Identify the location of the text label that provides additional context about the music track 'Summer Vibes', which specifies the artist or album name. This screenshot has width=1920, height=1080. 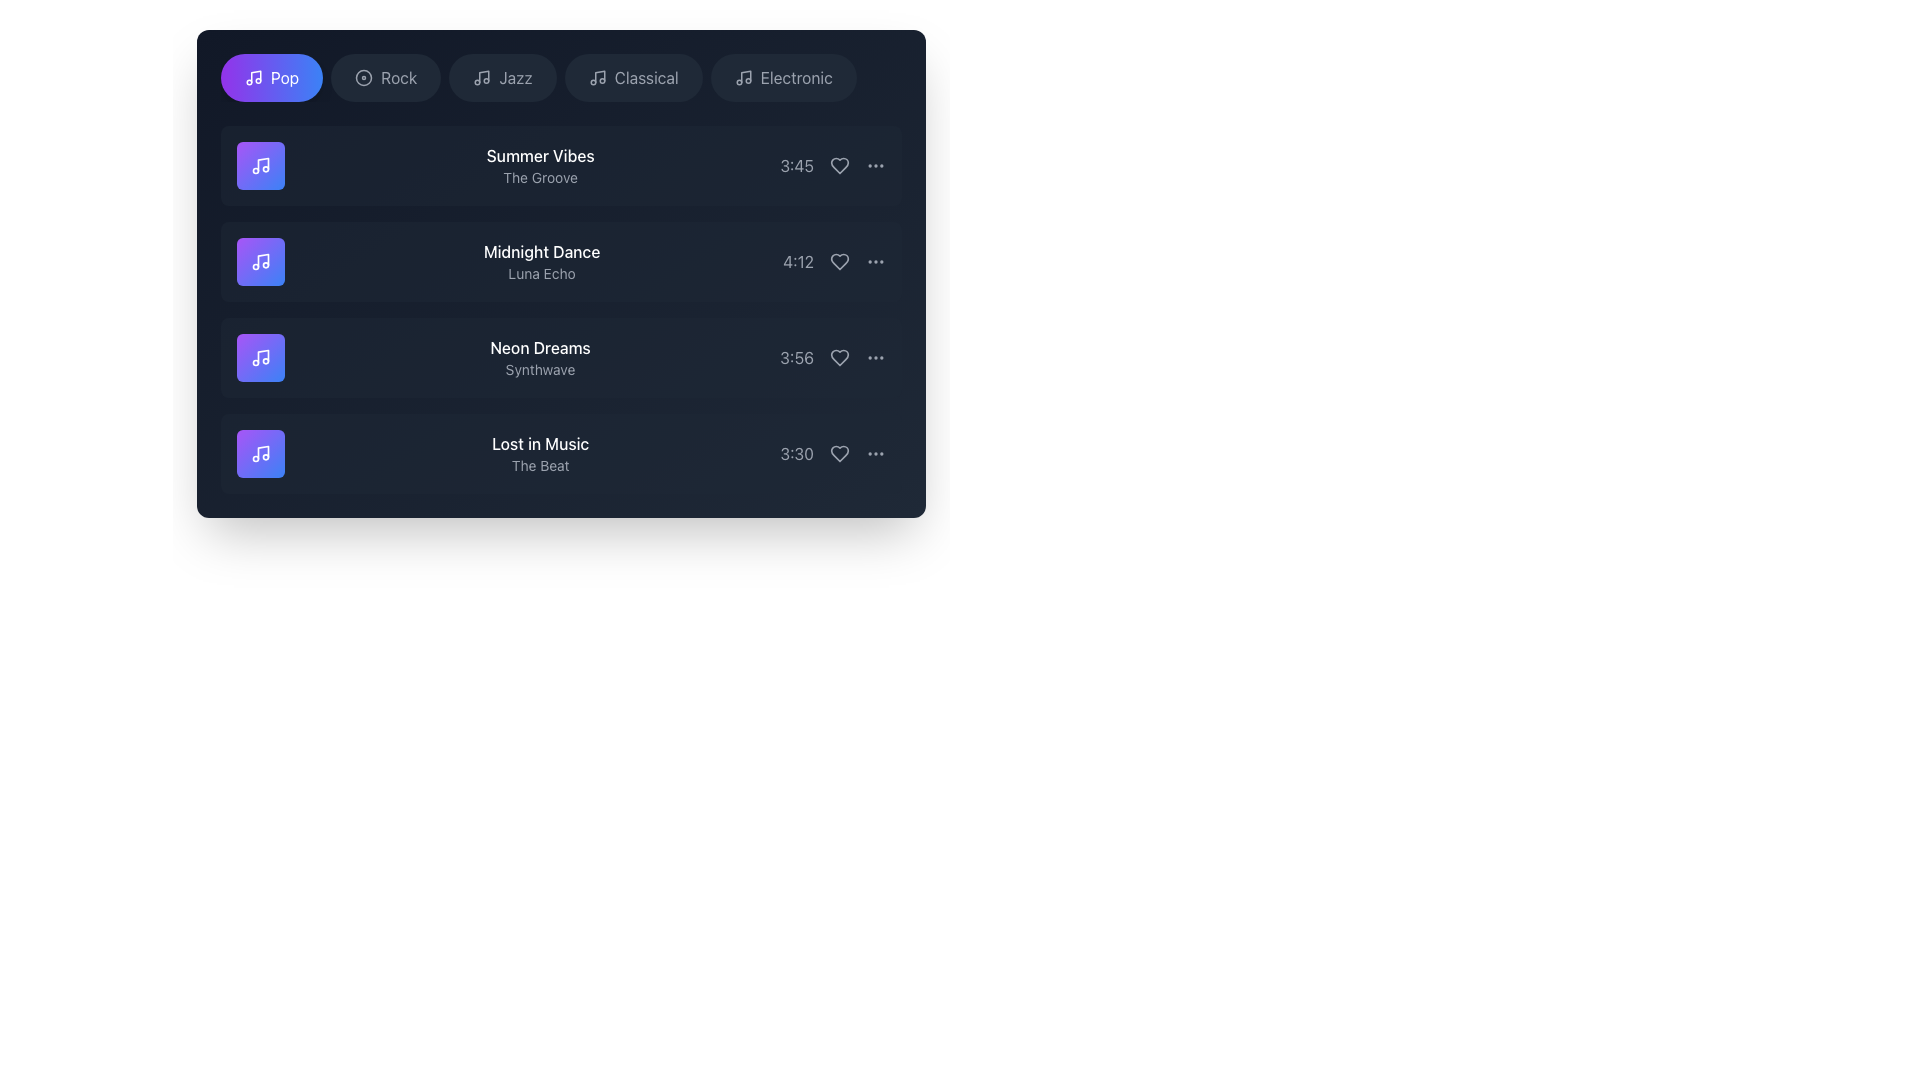
(540, 176).